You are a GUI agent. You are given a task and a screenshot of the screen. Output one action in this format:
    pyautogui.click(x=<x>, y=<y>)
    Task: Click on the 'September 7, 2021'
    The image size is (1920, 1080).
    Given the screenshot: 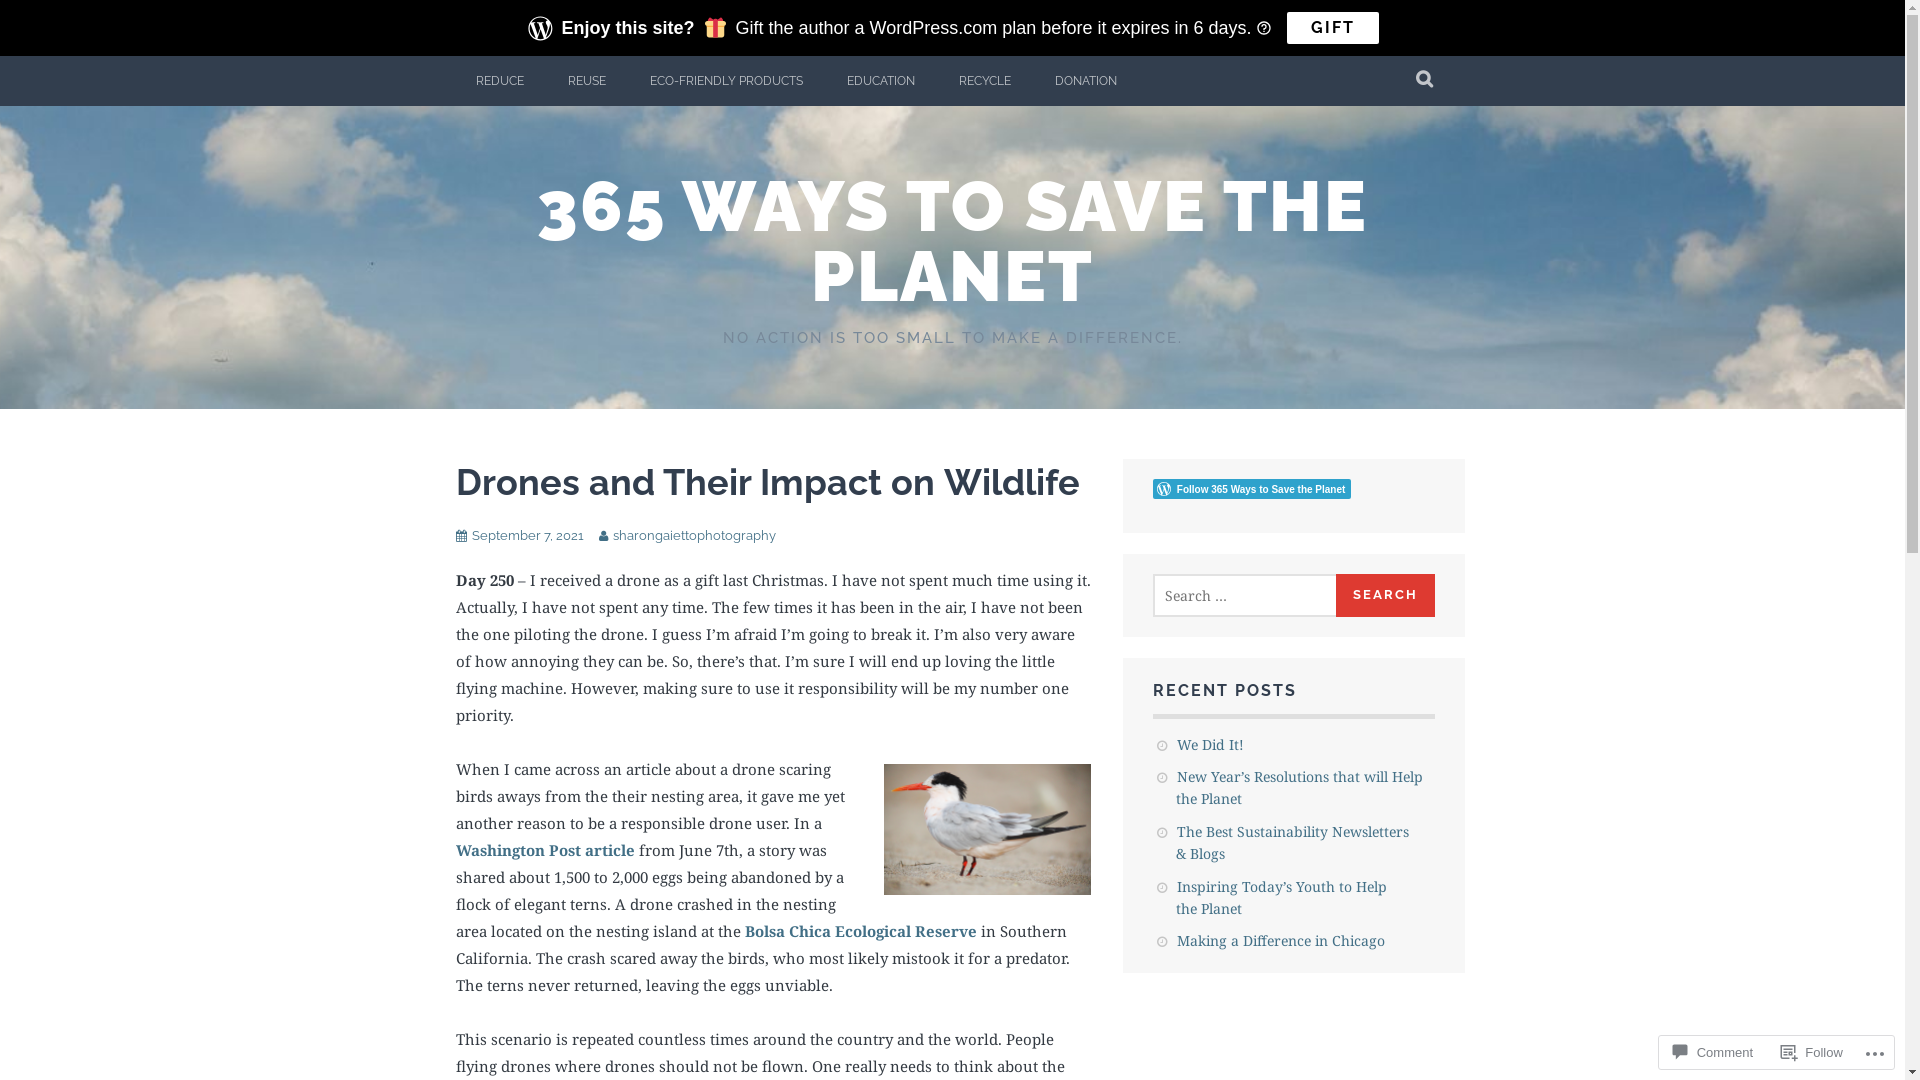 What is the action you would take?
    pyautogui.click(x=528, y=534)
    